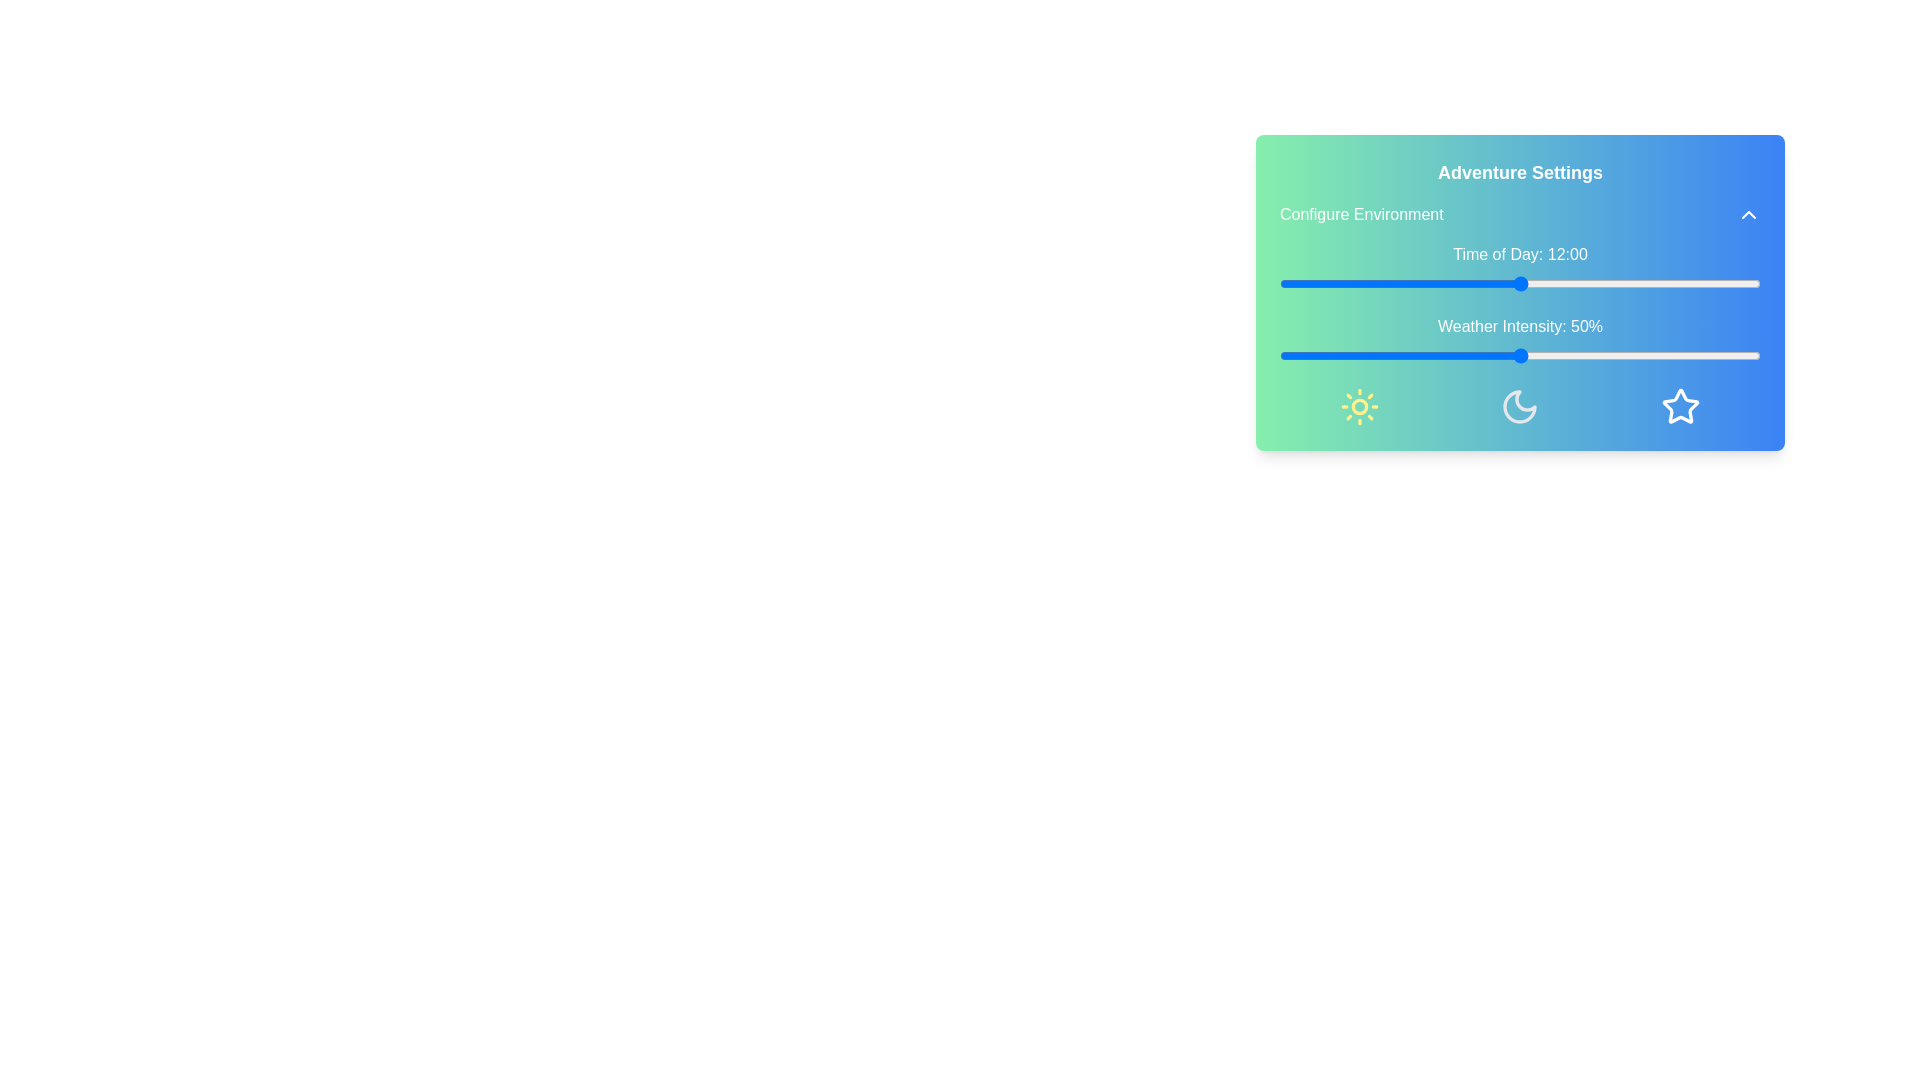 The height and width of the screenshot is (1080, 1920). What do you see at coordinates (1520, 354) in the screenshot?
I see `the 'Weather Intensity' slider to 50%` at bounding box center [1520, 354].